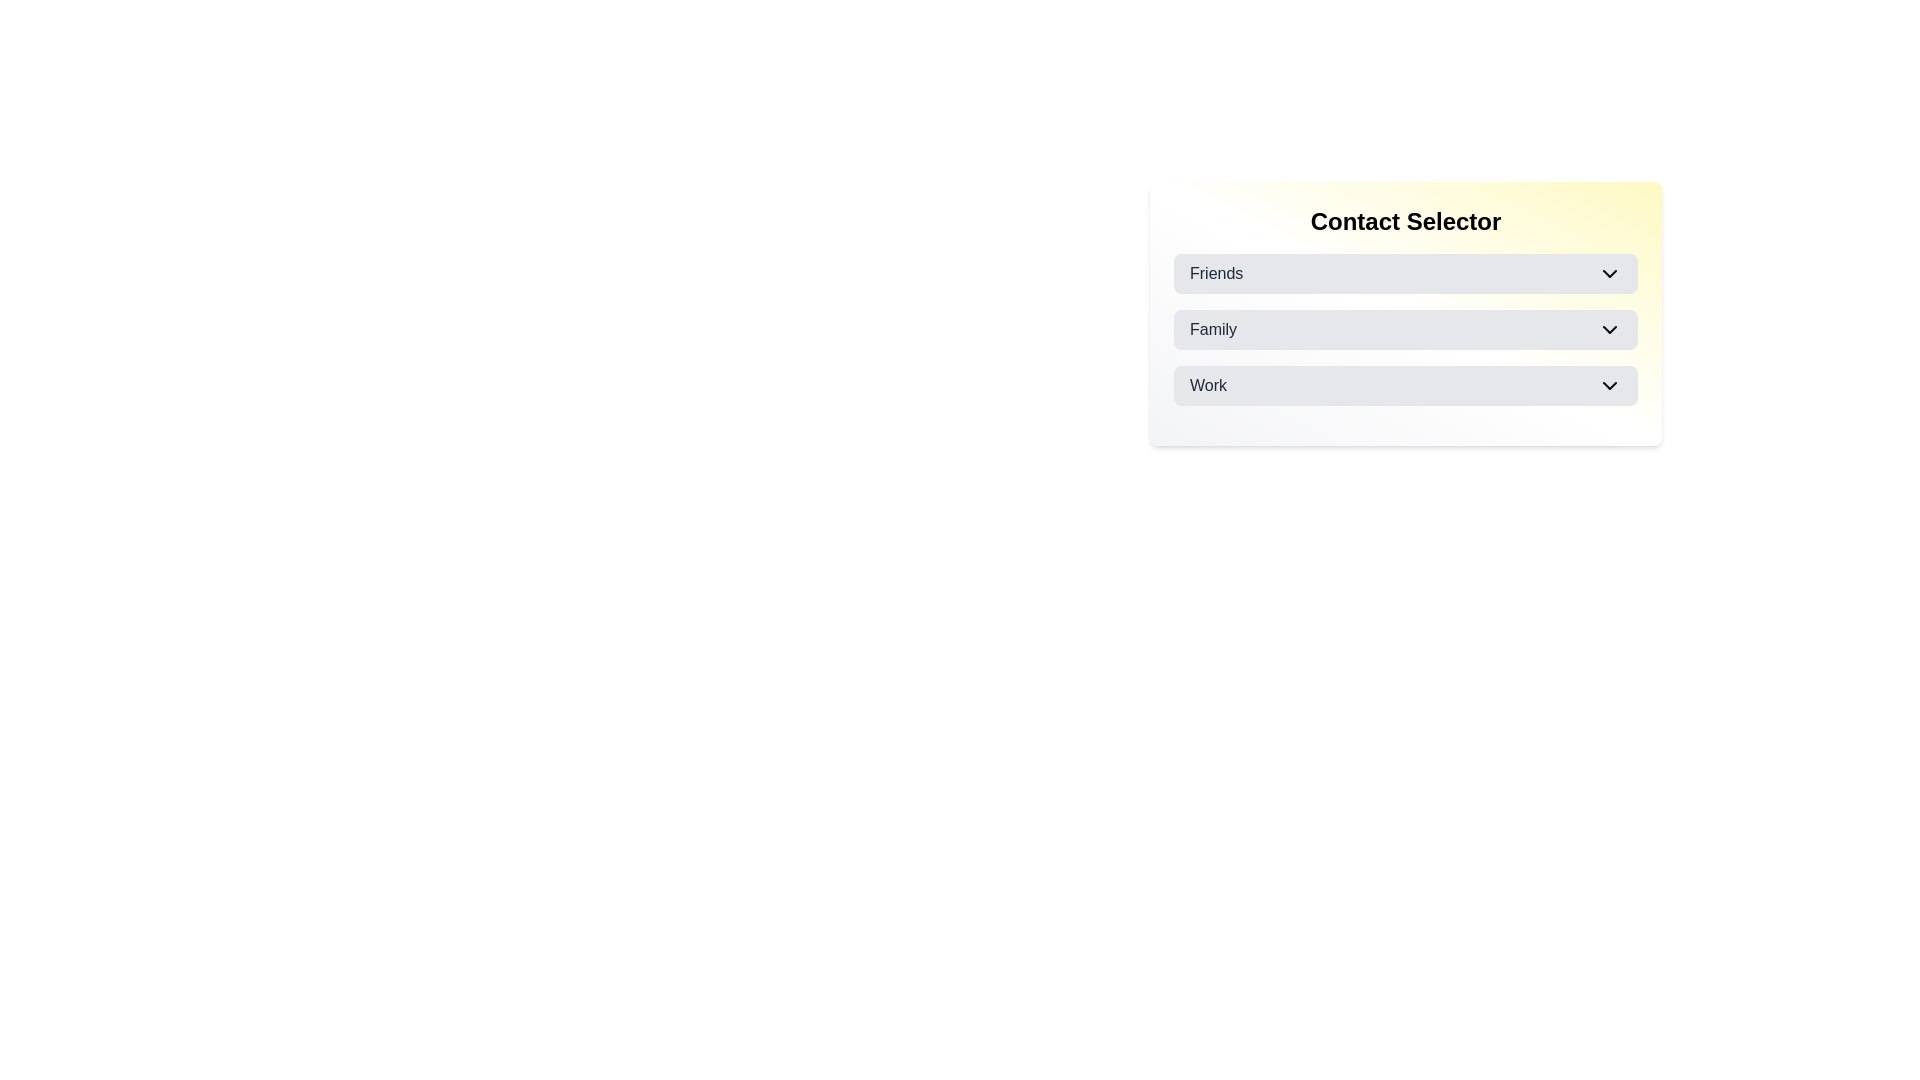  I want to click on the 'Family' button in the 'Contact Selector' component, so click(1405, 329).